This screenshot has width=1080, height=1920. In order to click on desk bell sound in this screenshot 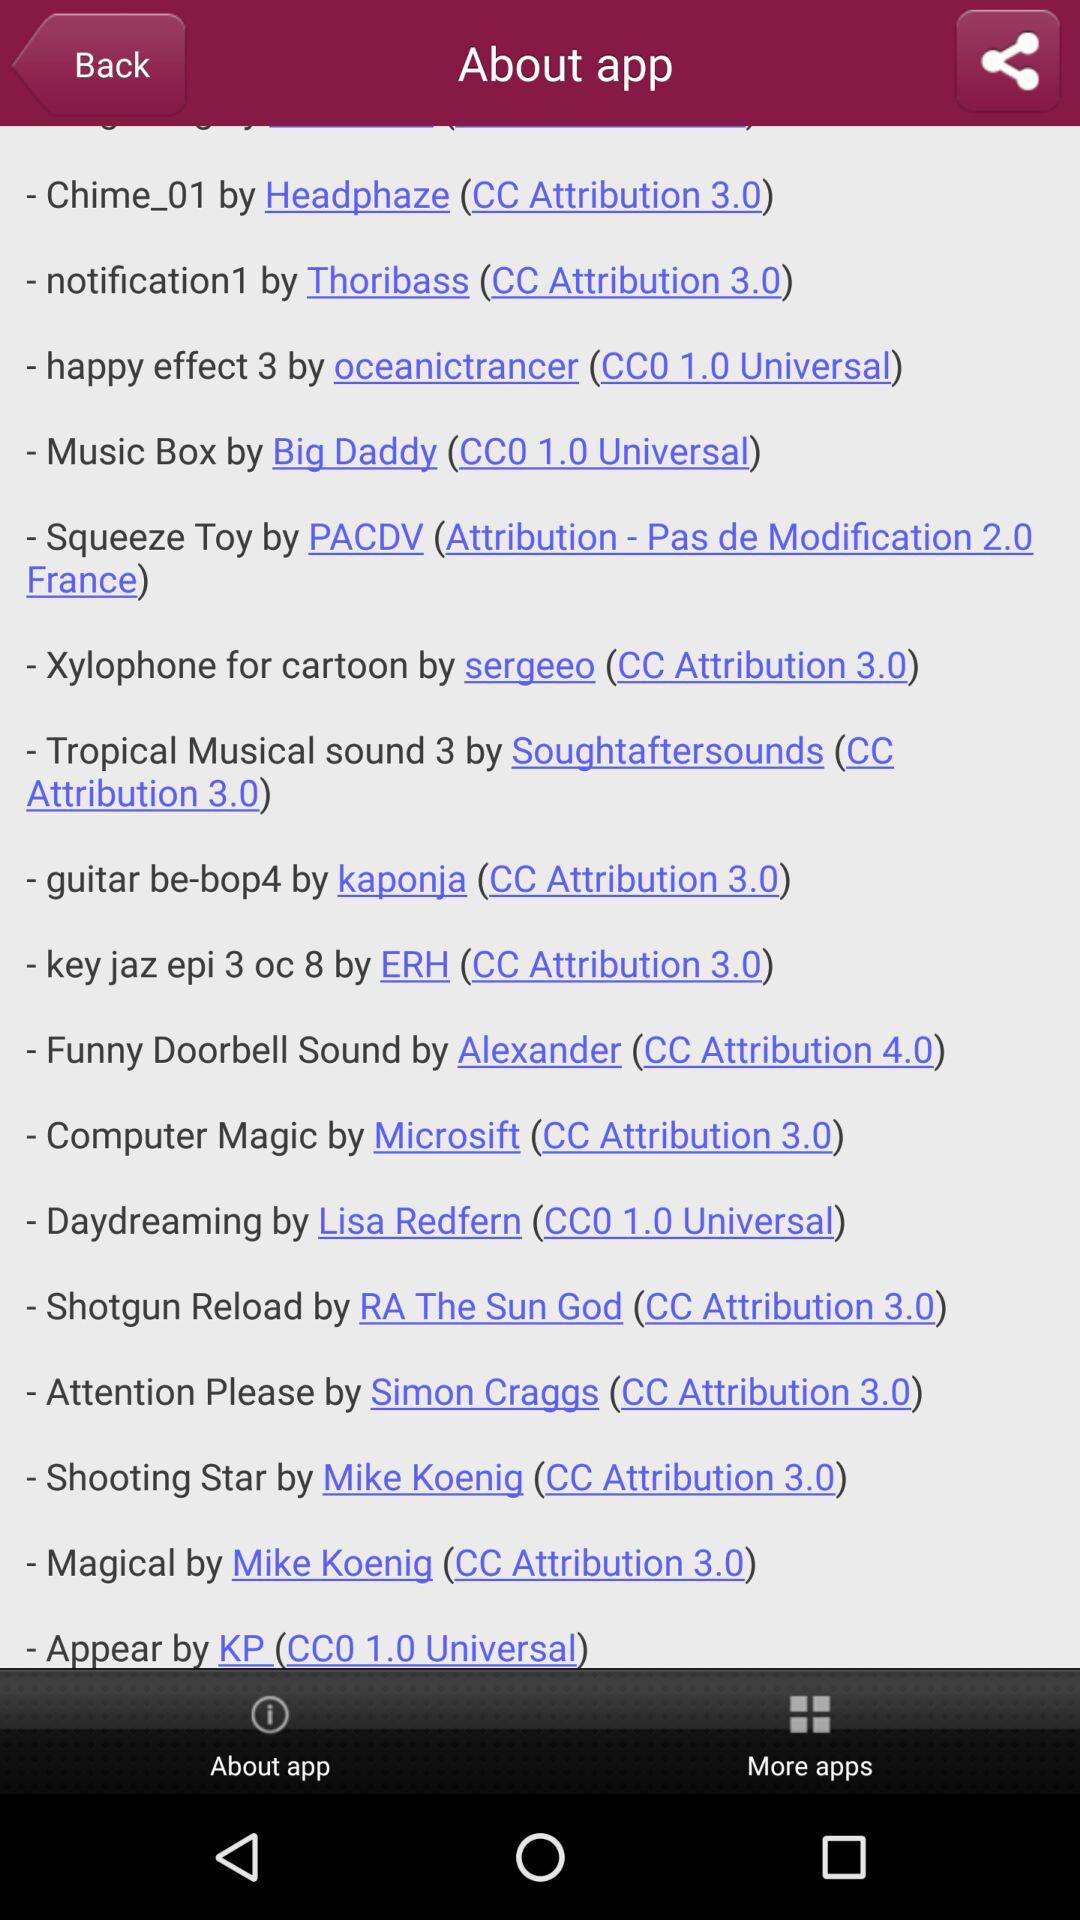, I will do `click(540, 896)`.